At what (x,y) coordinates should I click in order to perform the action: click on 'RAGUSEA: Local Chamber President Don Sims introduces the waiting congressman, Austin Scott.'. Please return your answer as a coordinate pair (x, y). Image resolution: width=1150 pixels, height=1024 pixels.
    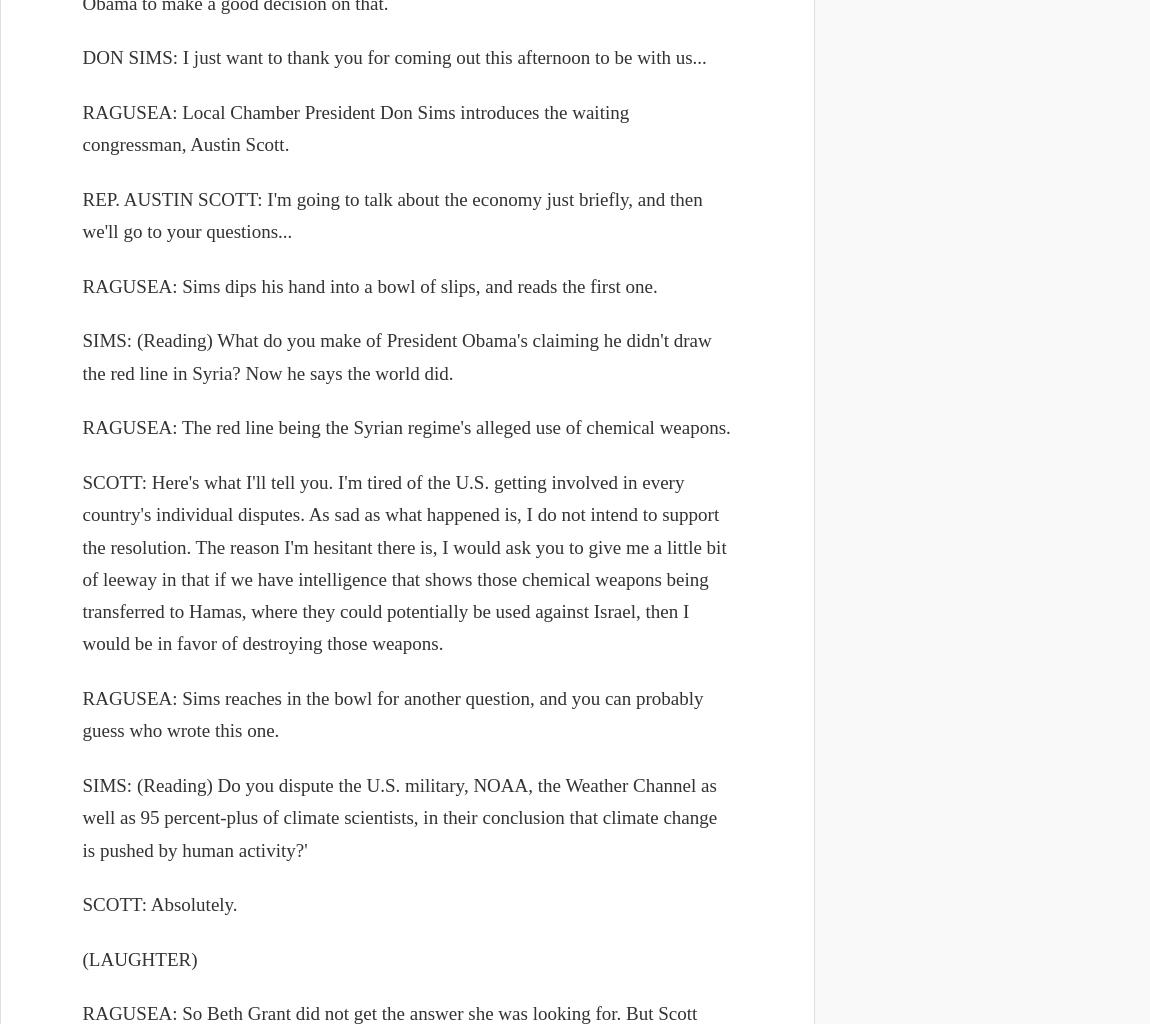
    Looking at the image, I should click on (355, 128).